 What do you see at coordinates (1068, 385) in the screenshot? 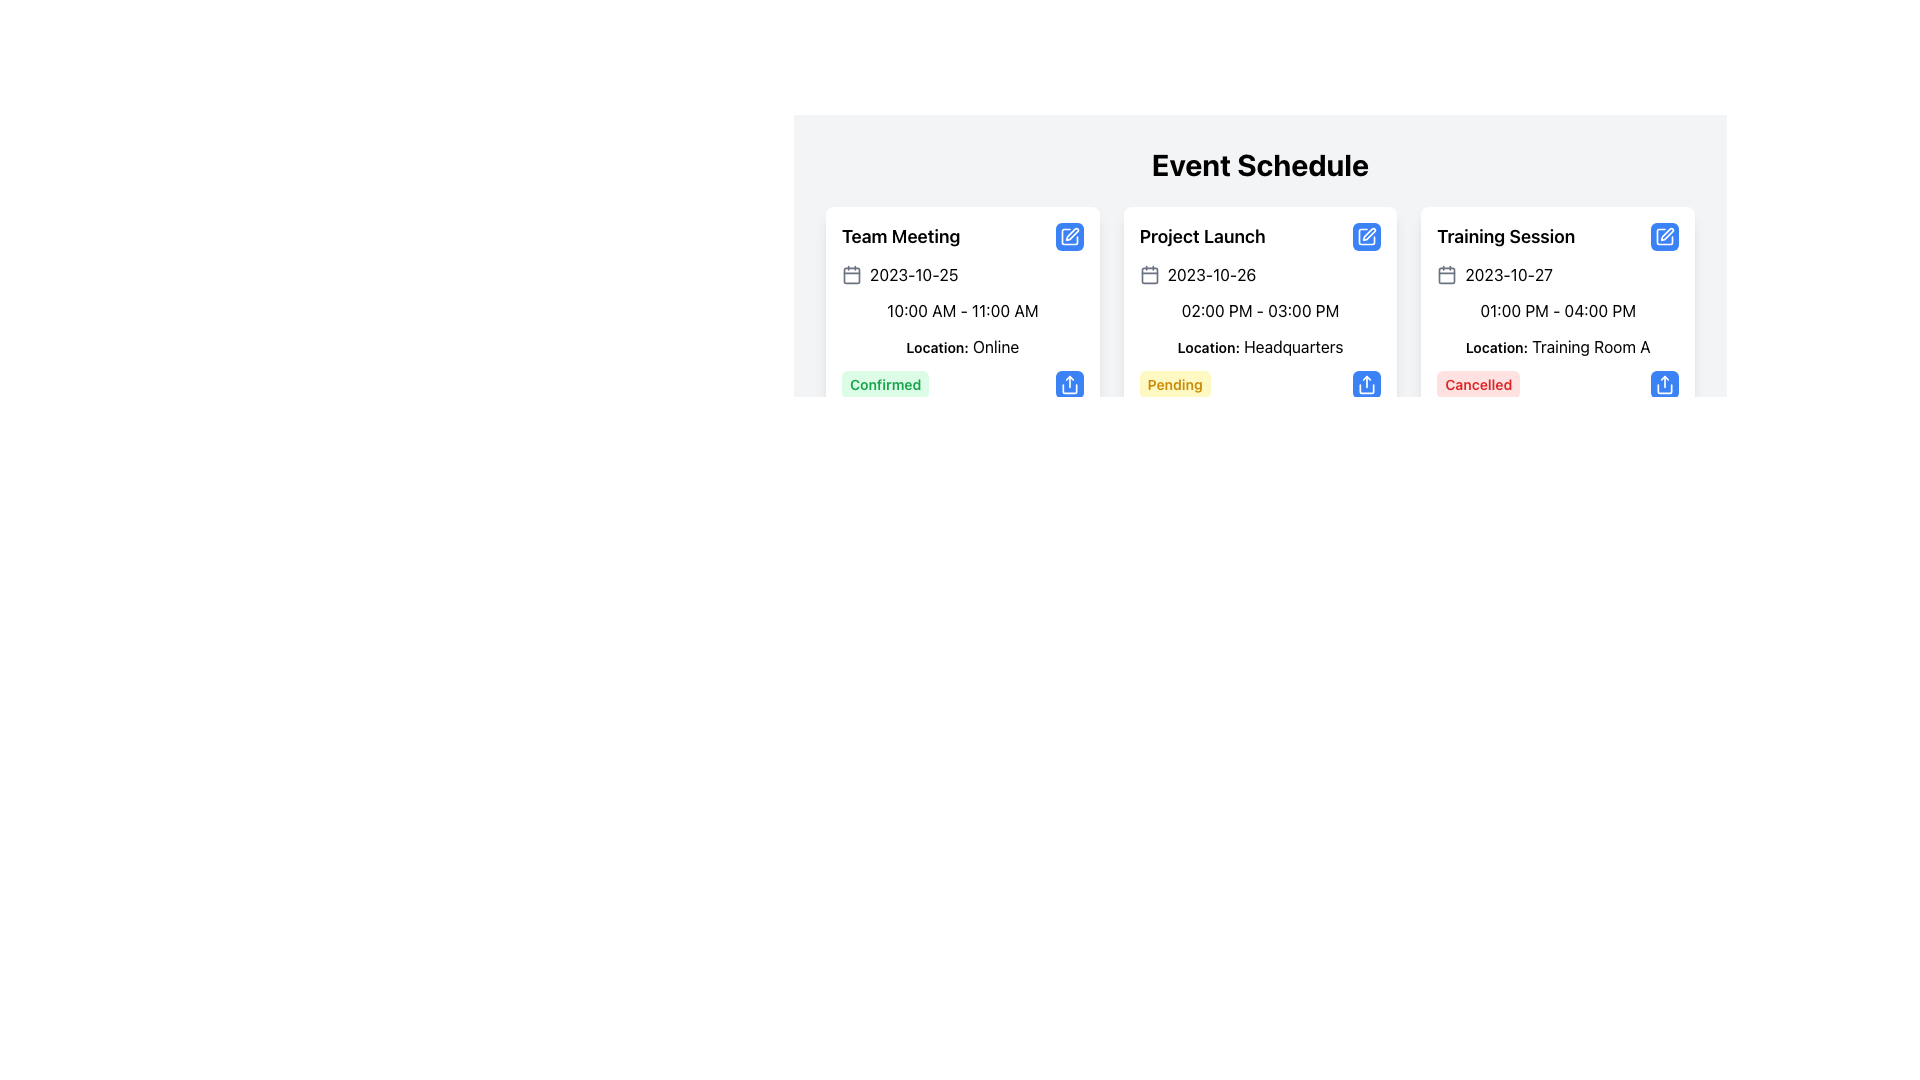
I see `the small square button with a blue background and white border, which has an upward arrow icon for share or upload actions, located at the bottom-right corner of the 'Confirmed' event card` at bounding box center [1068, 385].